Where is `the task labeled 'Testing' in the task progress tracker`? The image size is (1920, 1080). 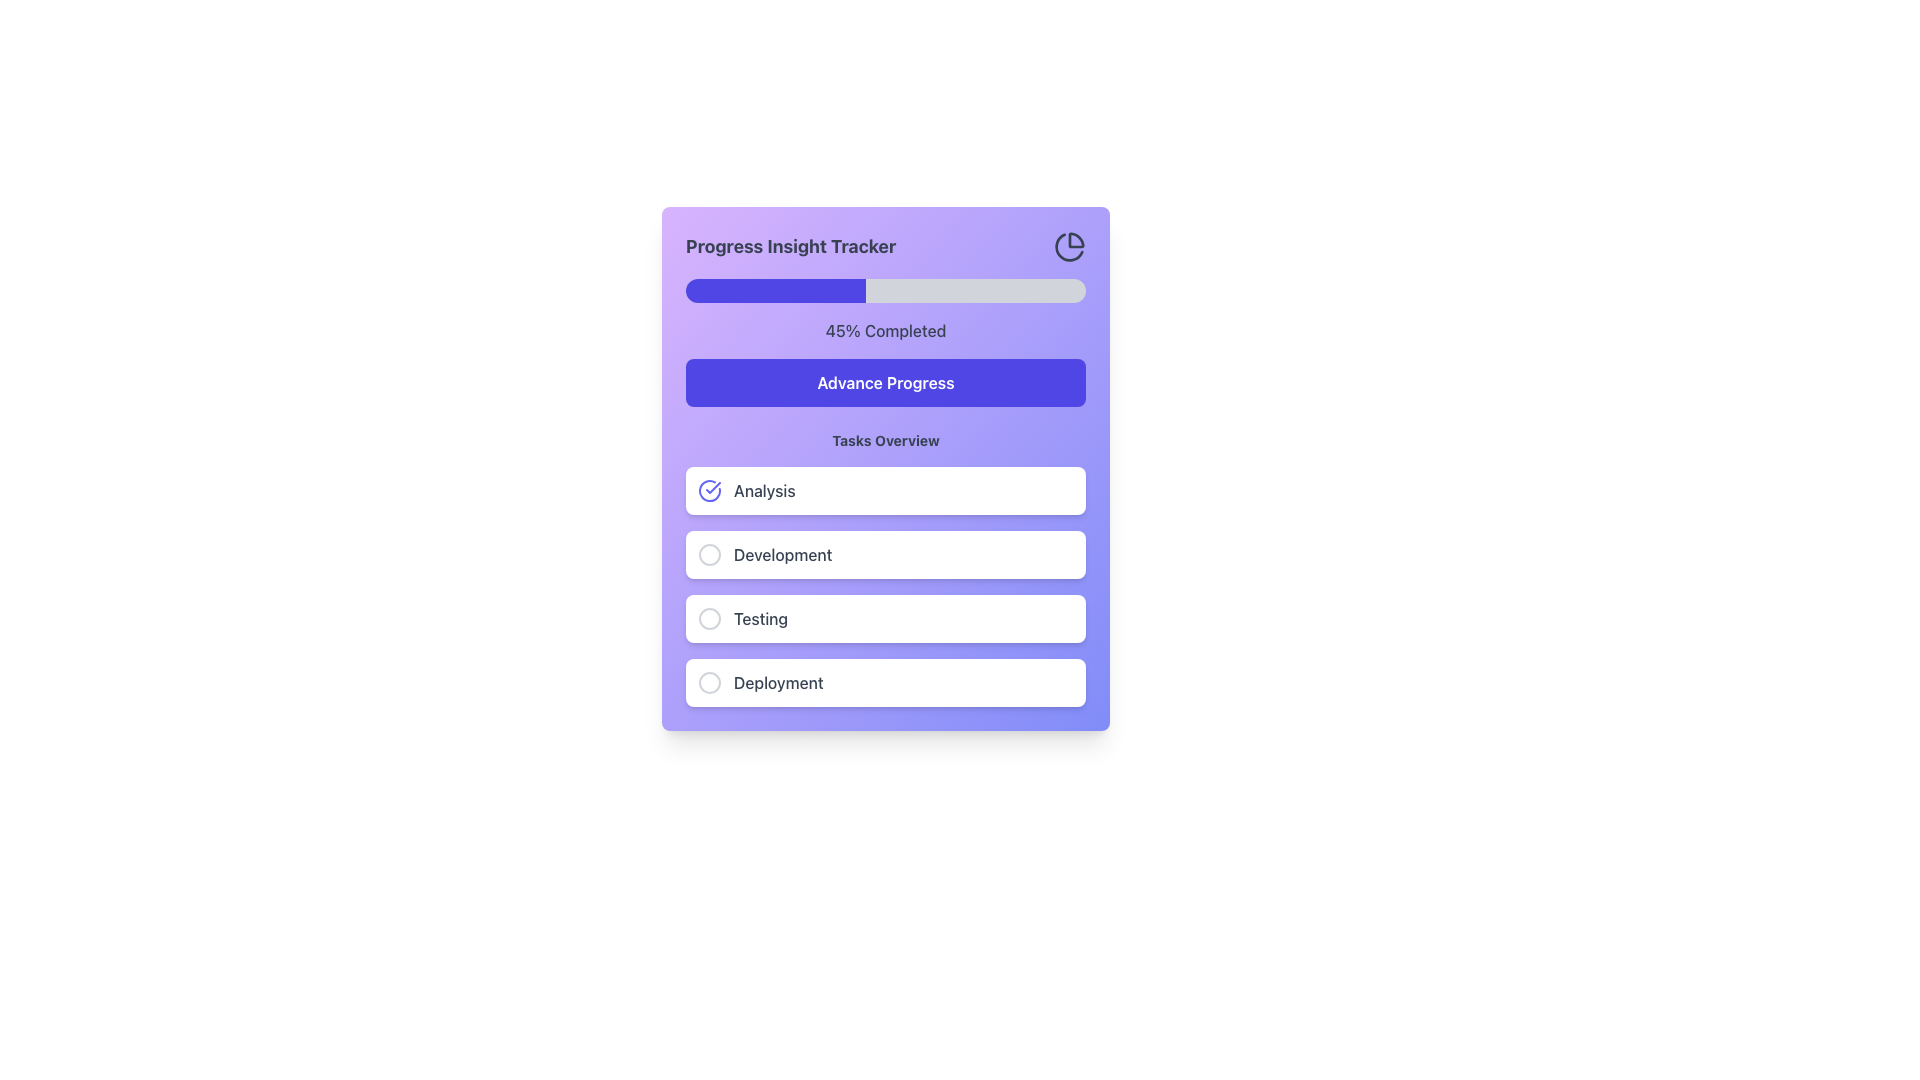 the task labeled 'Testing' in the task progress tracker is located at coordinates (885, 617).